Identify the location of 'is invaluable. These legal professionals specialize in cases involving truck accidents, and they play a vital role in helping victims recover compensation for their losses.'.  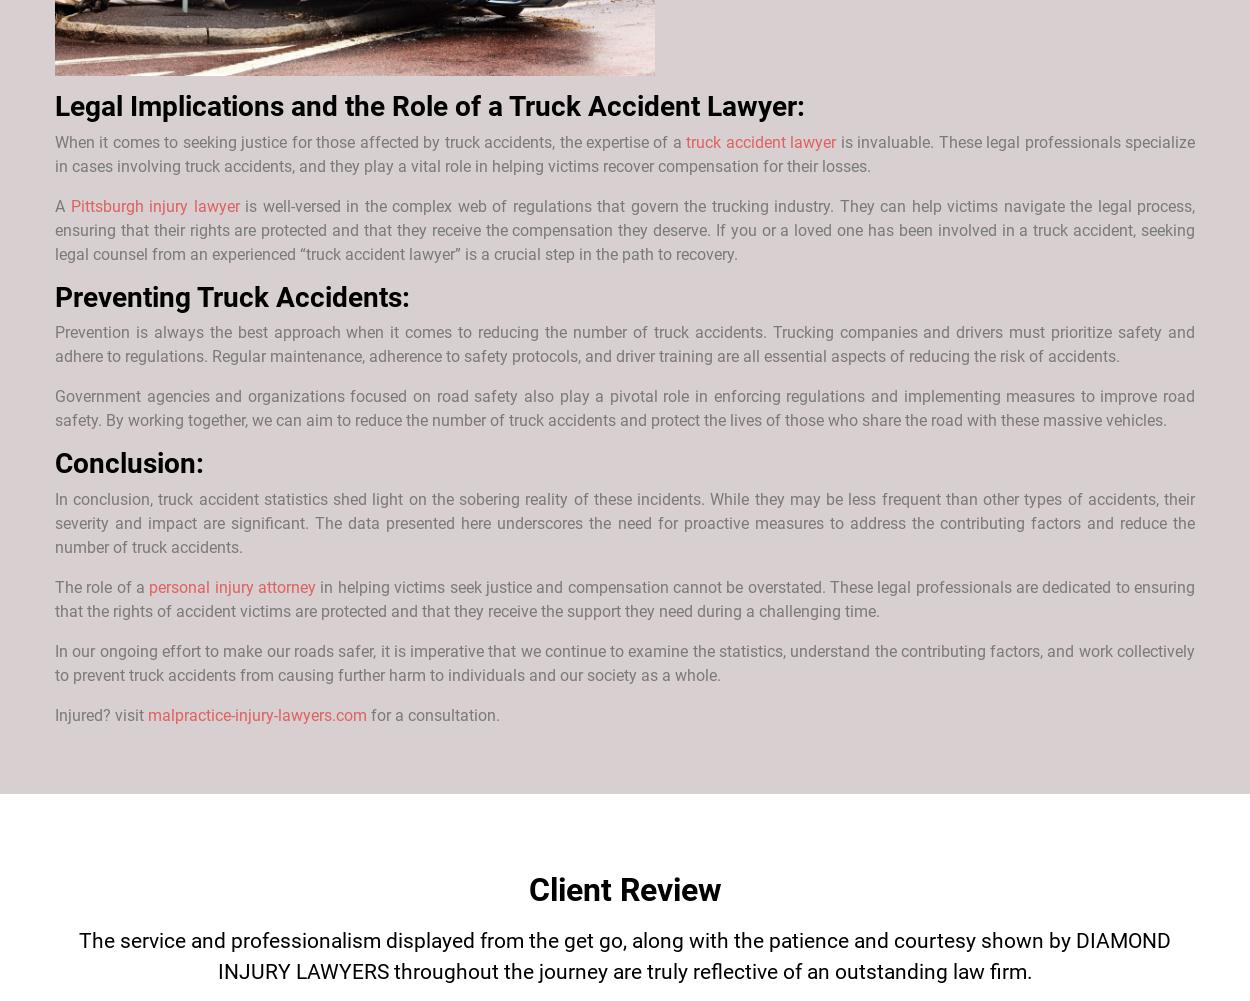
(625, 153).